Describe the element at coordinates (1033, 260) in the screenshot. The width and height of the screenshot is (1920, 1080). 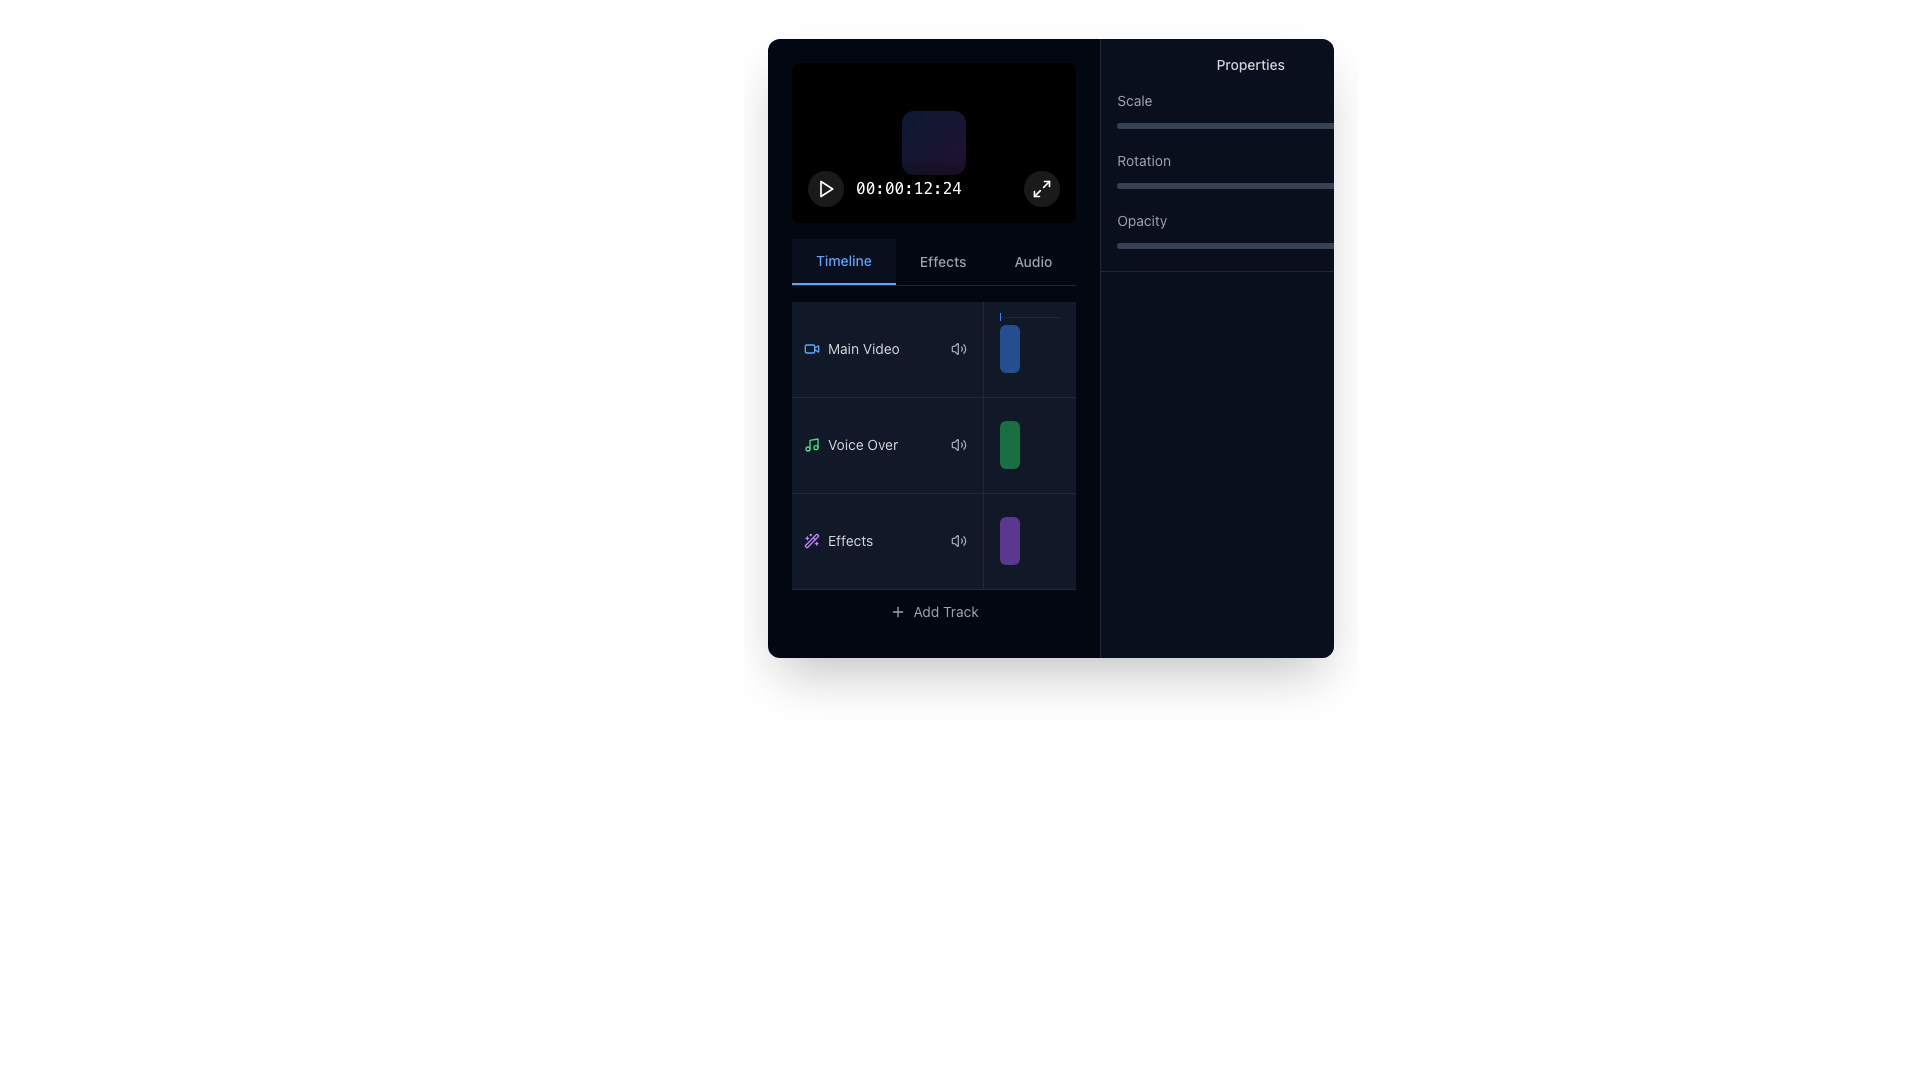
I see `the 'Audio' button, which is the third button in the horizontal tab navigation bar, to switch to the 'Audio' section` at that location.